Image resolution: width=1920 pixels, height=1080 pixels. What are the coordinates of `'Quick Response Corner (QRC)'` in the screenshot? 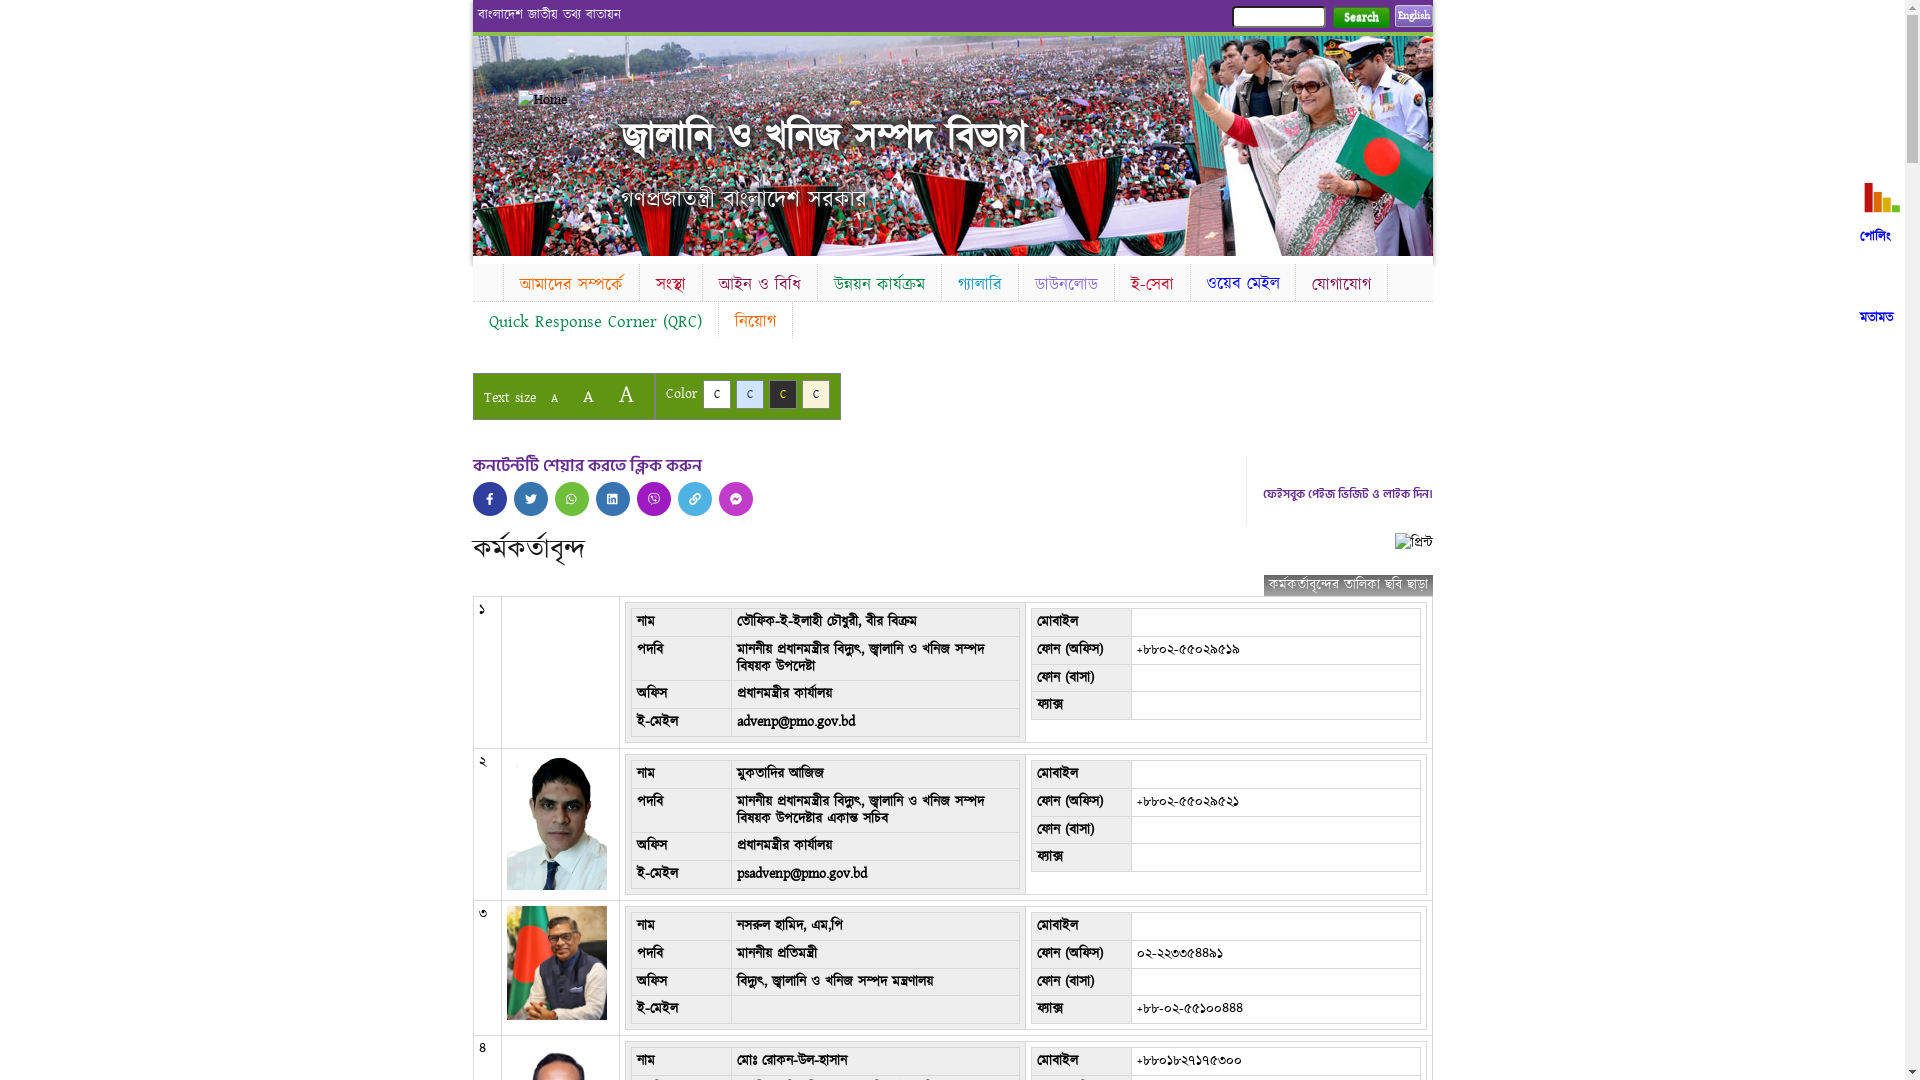 It's located at (593, 320).